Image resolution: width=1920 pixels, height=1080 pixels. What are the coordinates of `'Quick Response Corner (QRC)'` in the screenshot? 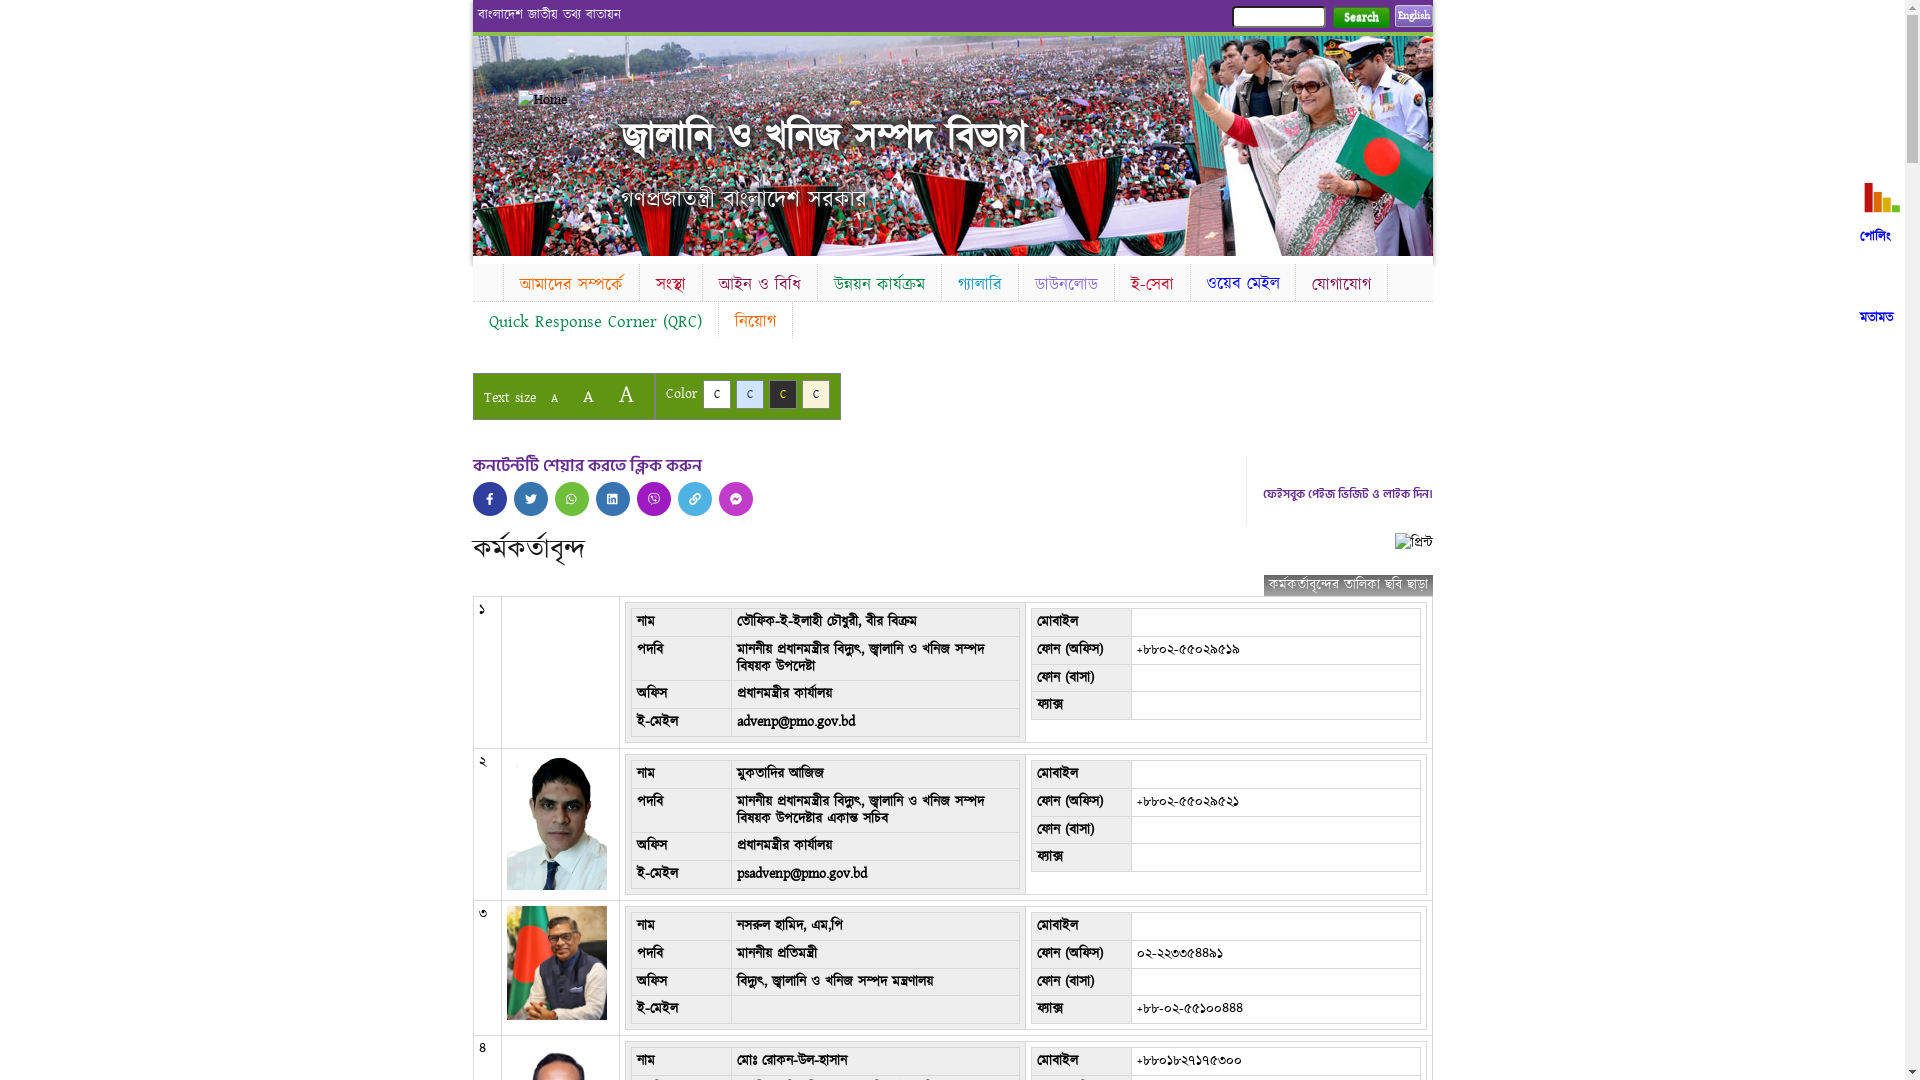 It's located at (593, 320).